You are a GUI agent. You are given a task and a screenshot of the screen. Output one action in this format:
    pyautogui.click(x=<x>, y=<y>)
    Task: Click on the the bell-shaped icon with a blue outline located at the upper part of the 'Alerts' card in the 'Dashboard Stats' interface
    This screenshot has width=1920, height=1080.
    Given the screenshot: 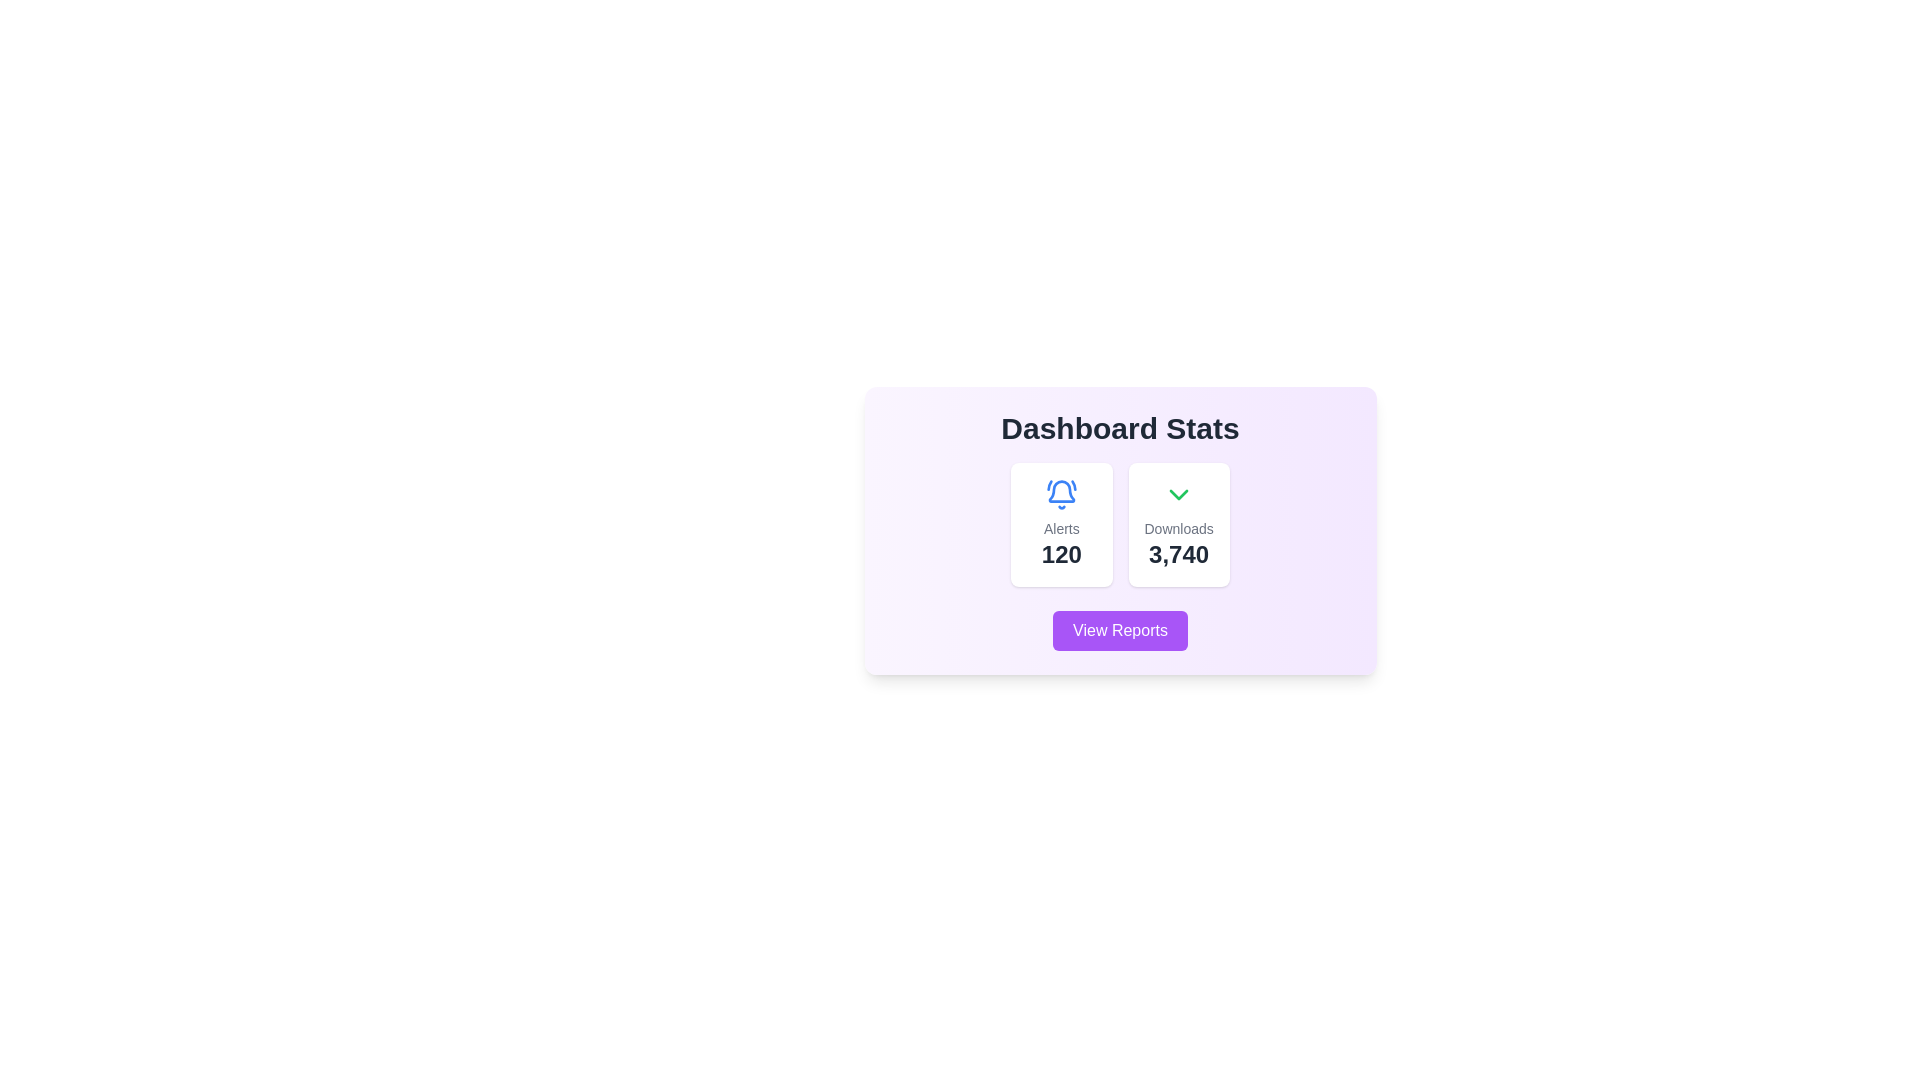 What is the action you would take?
    pyautogui.click(x=1060, y=494)
    